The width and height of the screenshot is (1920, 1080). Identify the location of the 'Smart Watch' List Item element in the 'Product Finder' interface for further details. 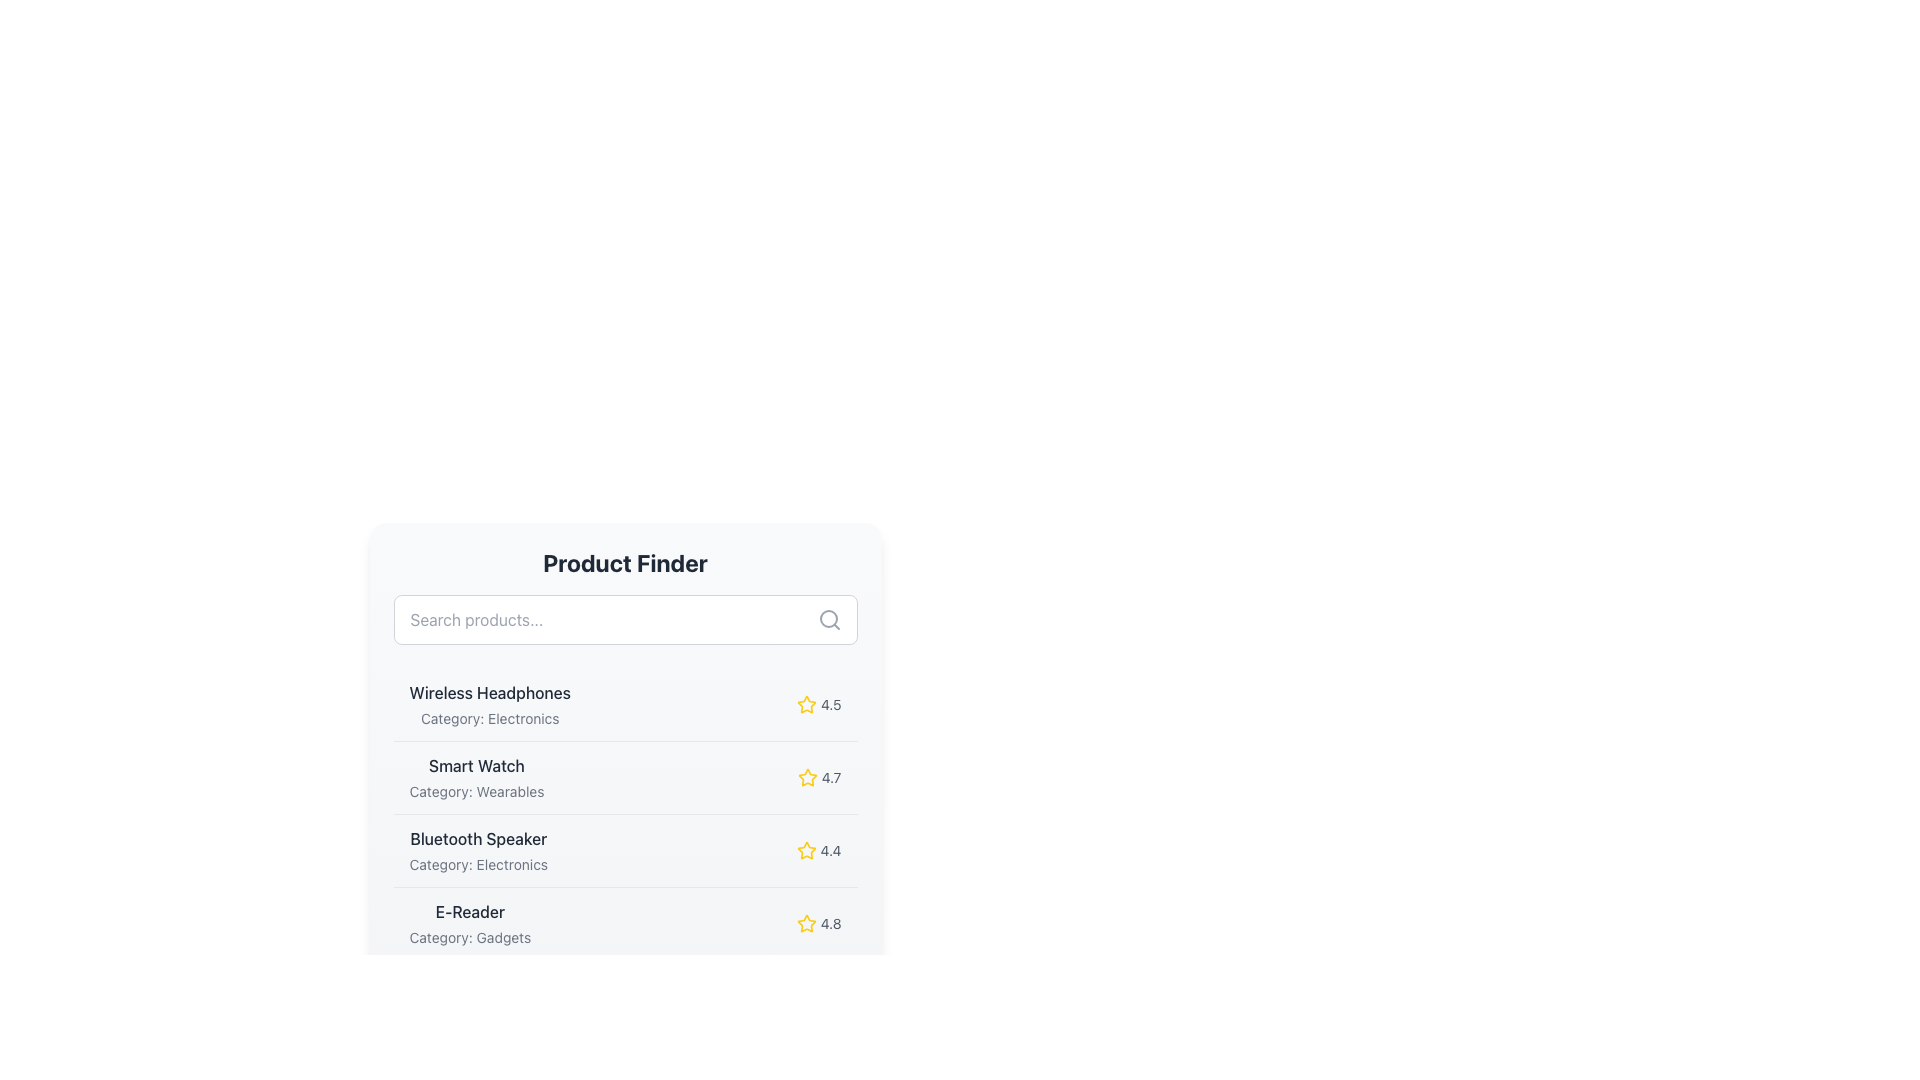
(624, 776).